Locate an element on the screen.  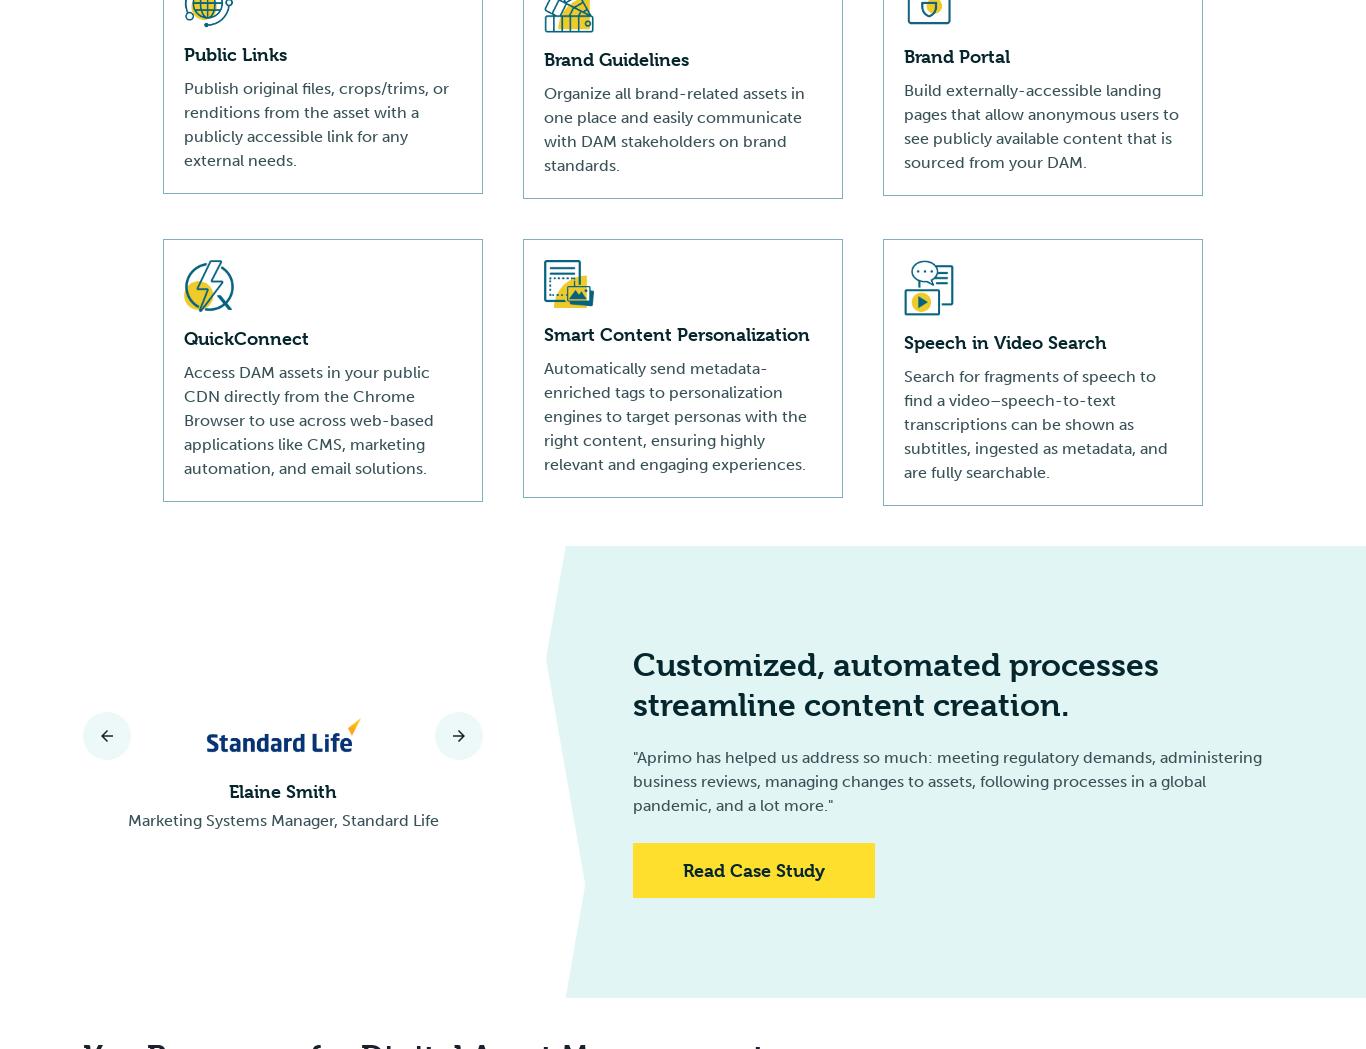
'Brand Portal' is located at coordinates (957, 56).